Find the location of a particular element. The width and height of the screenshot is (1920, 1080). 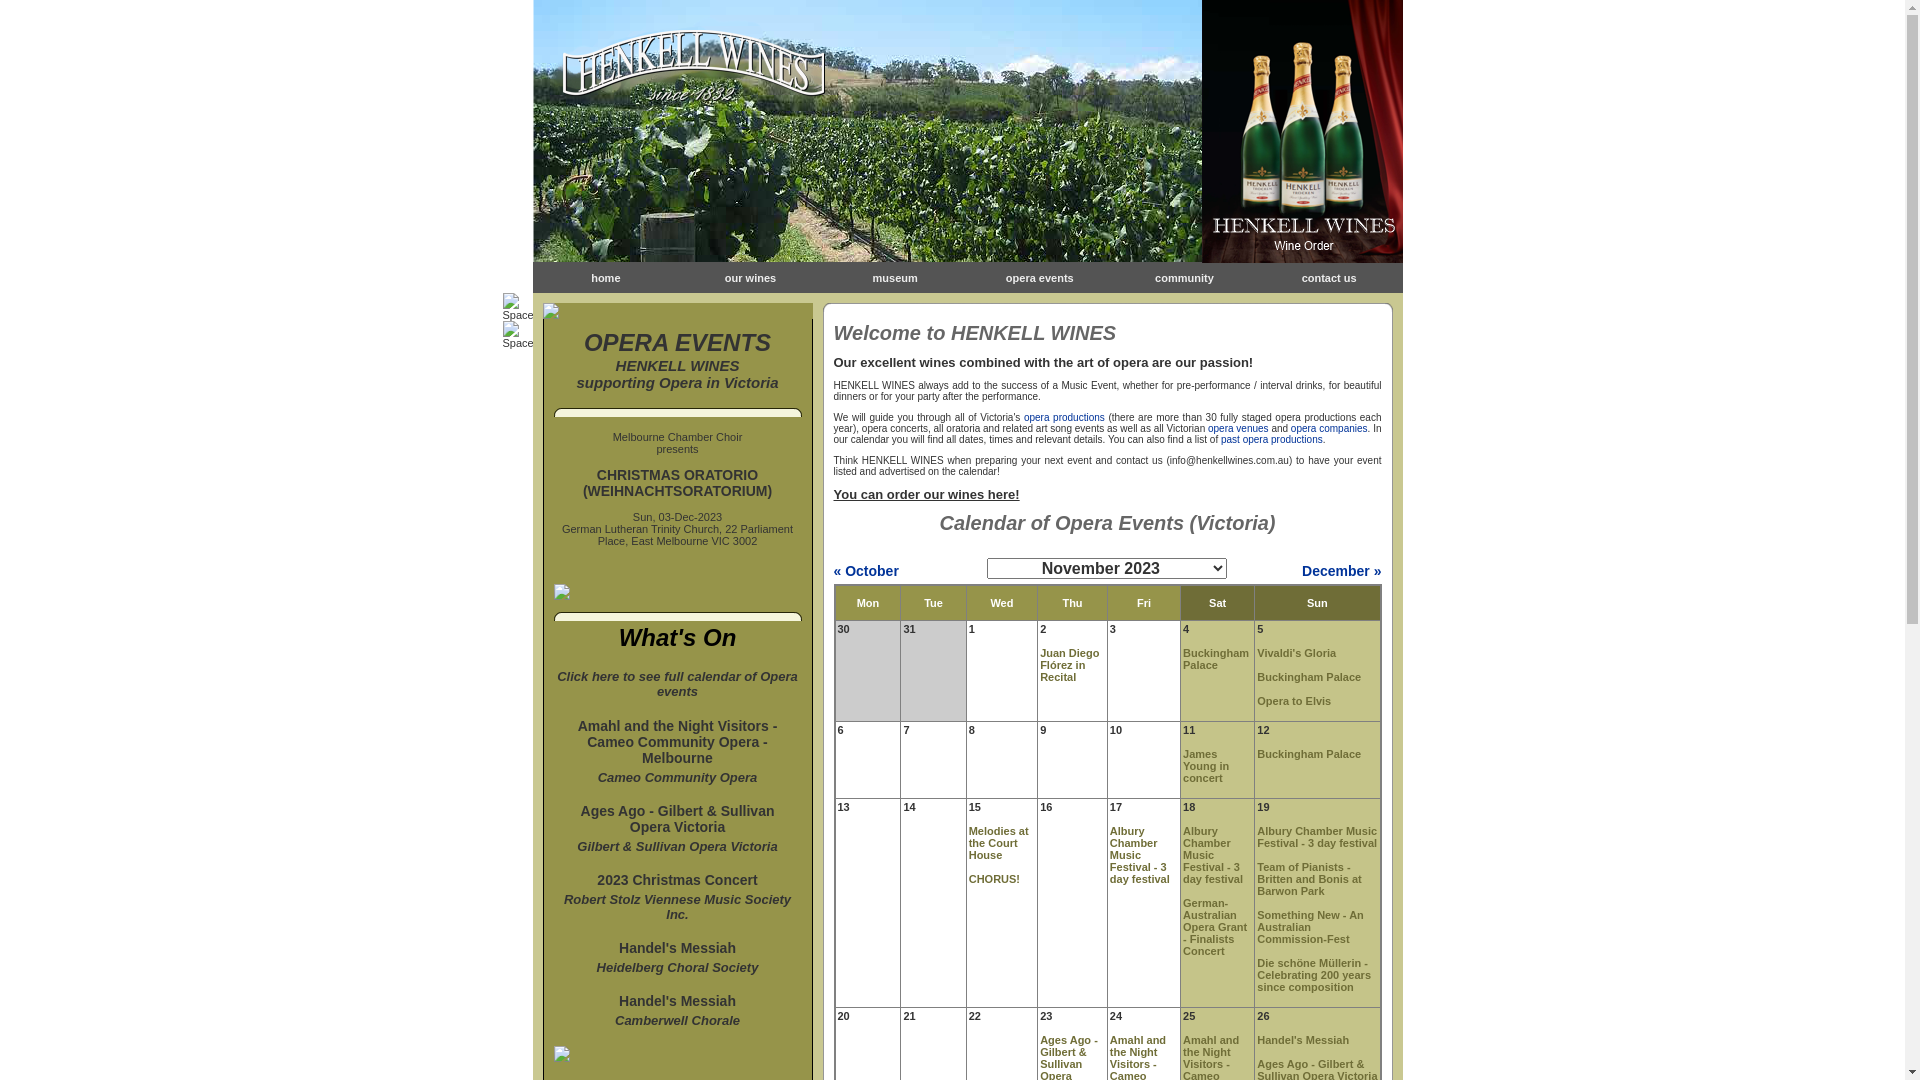

'Click here to see full calendar of Opera events' is located at coordinates (677, 689).